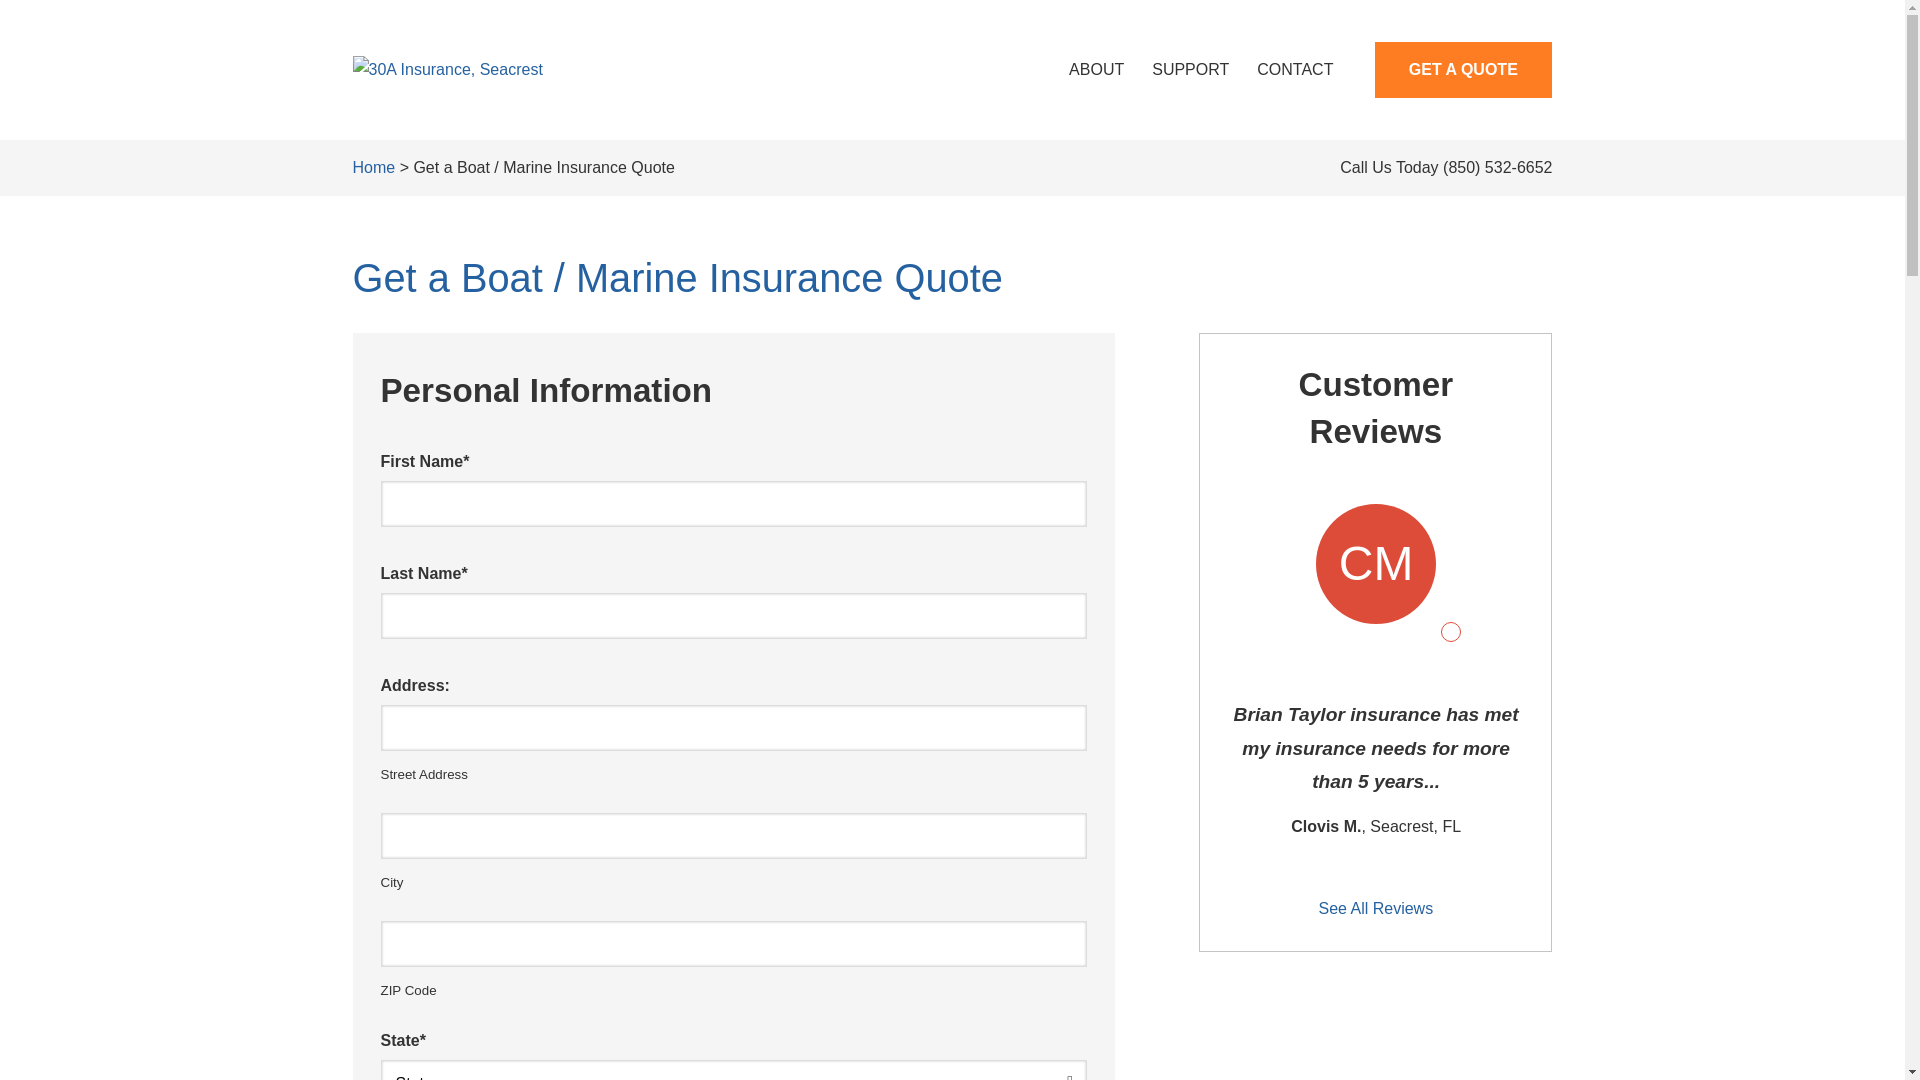 The width and height of the screenshot is (1920, 1080). What do you see at coordinates (1295, 68) in the screenshot?
I see `'CONTACT'` at bounding box center [1295, 68].